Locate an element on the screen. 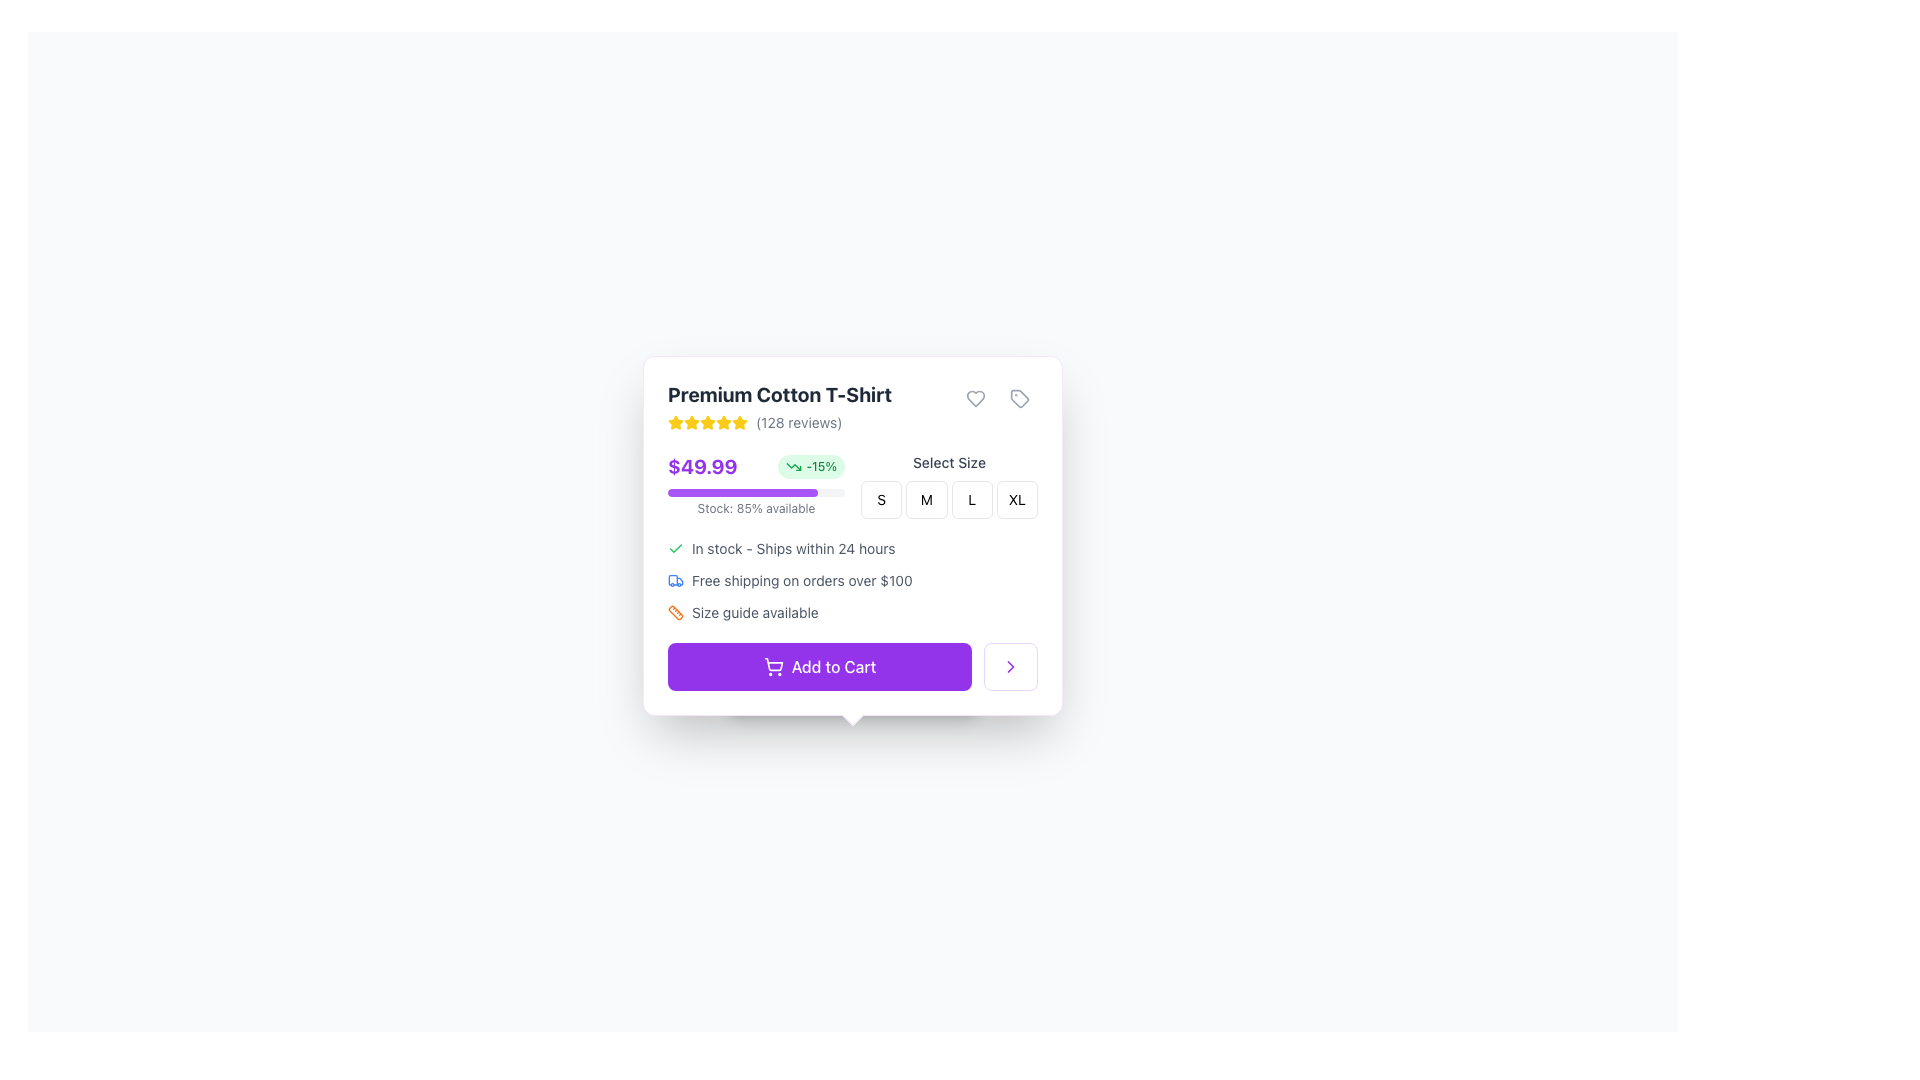 This screenshot has height=1080, width=1920. the 'Add to Cart' button, which is a rectangular purple button with white text and icons, located at the bottom center of the card for the 'Premium Cotton T-Shirt' is located at coordinates (853, 667).